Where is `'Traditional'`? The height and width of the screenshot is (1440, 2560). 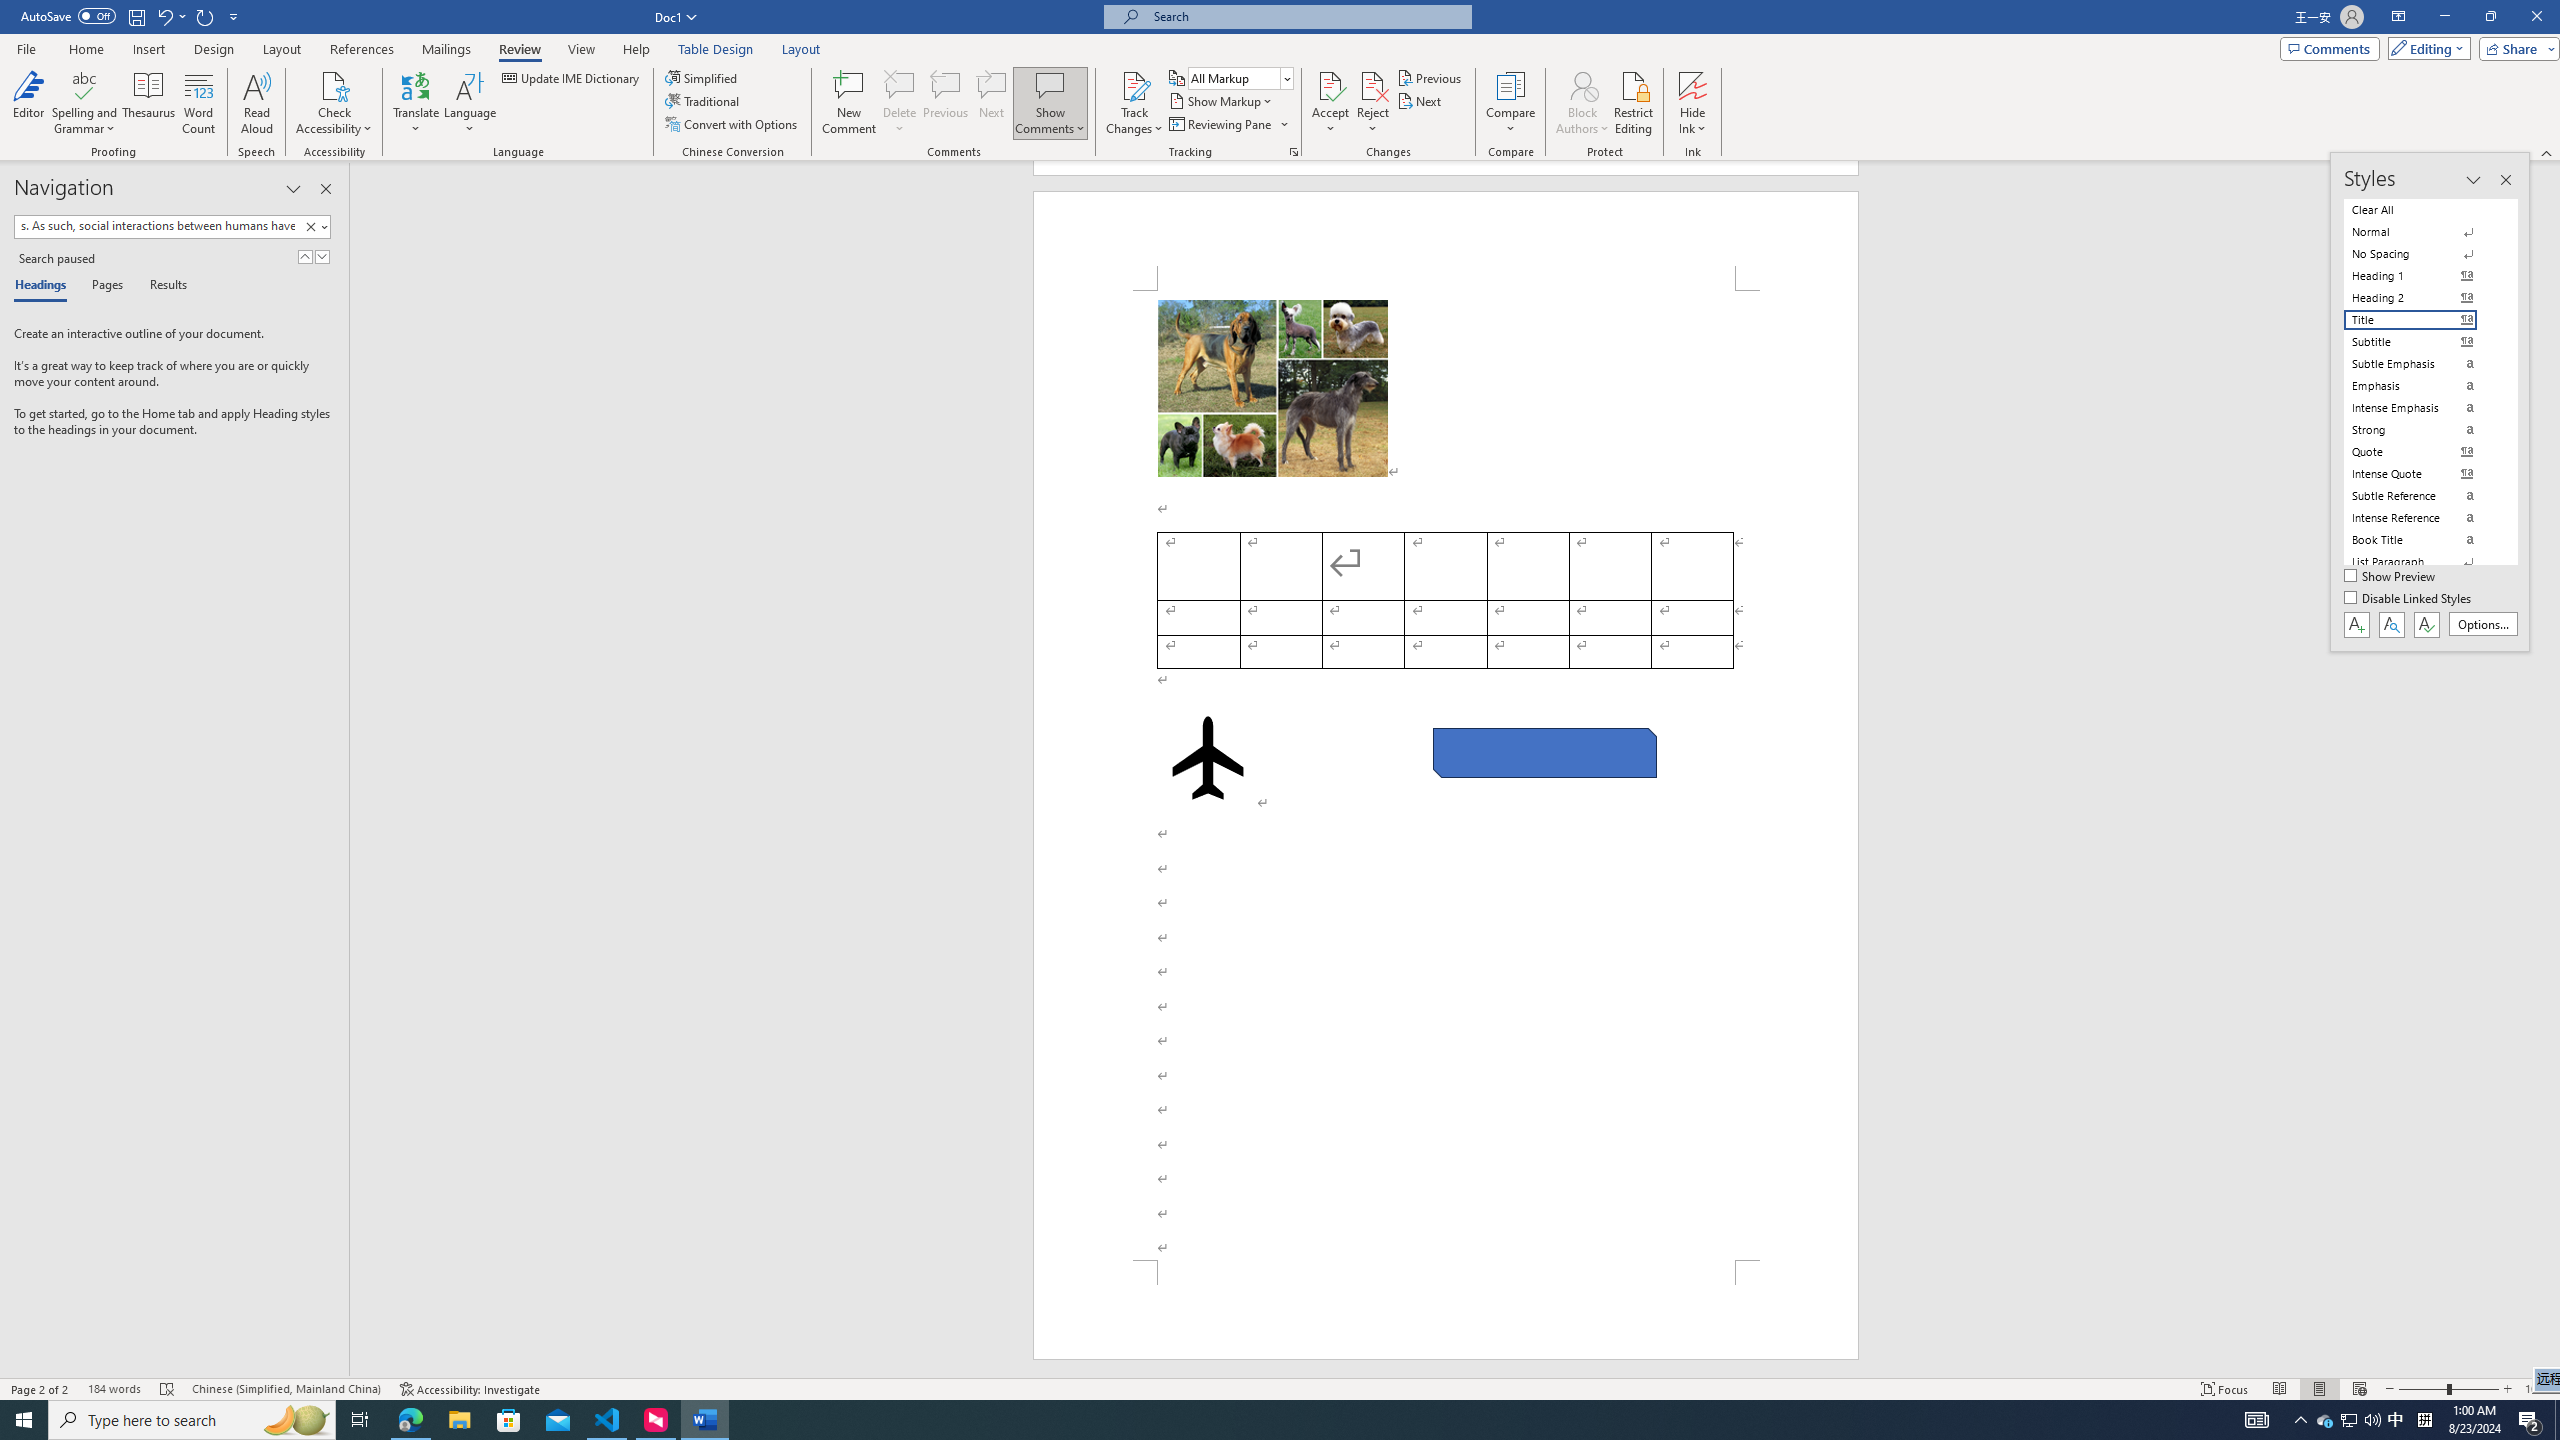 'Traditional' is located at coordinates (704, 99).